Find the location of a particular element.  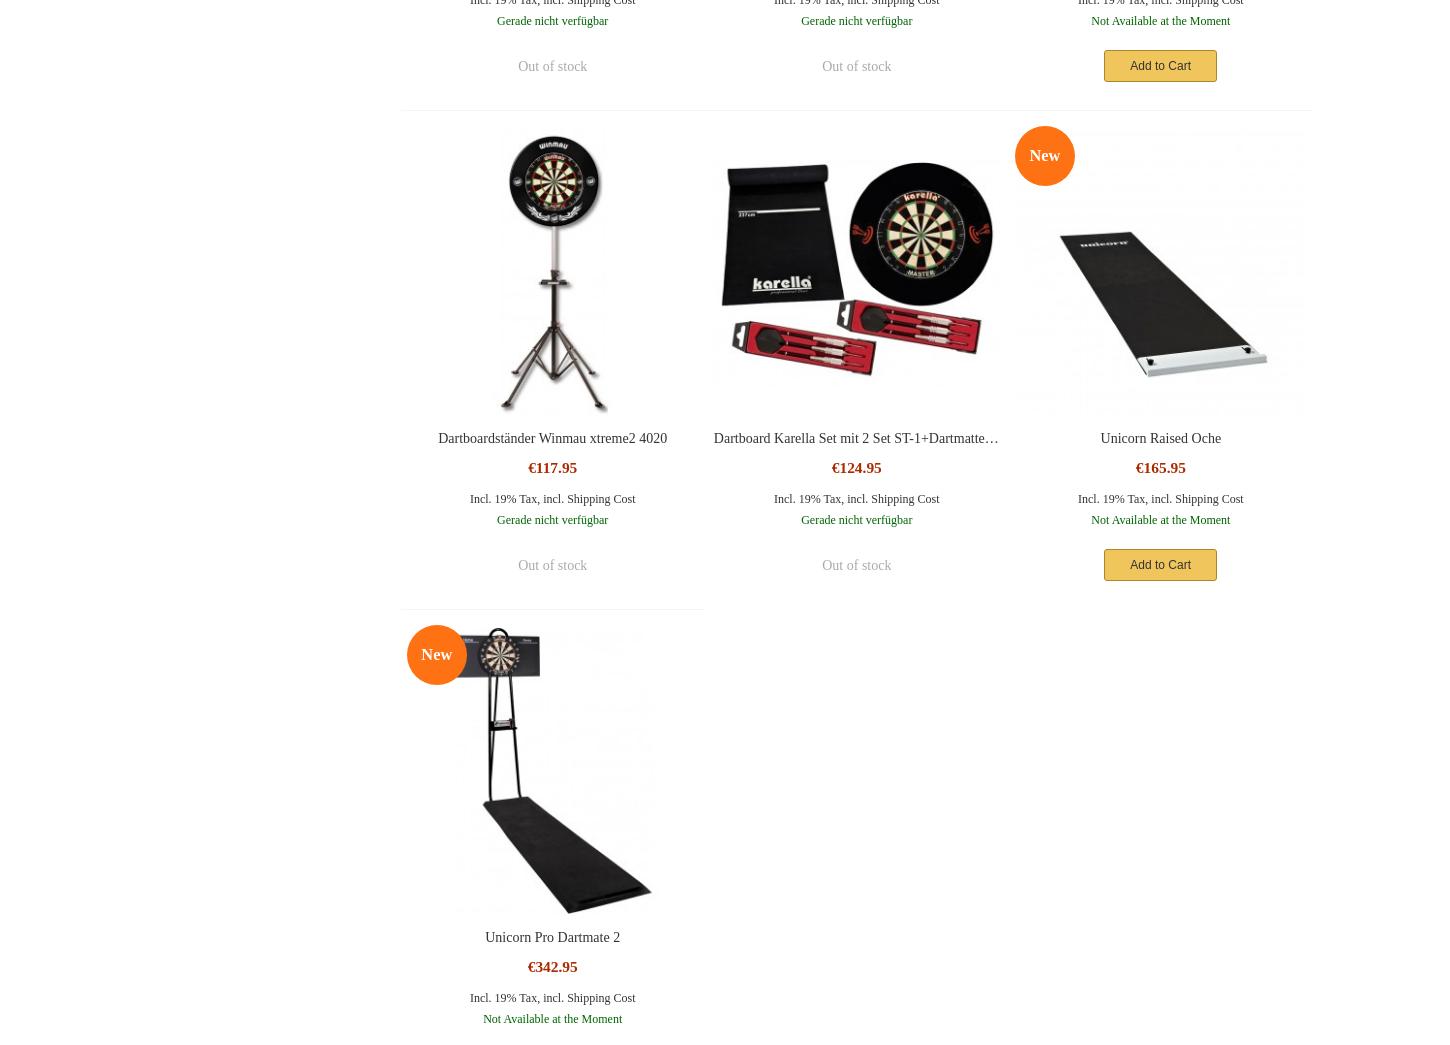

'Dartboardständer Winmau xtreme2  4020' is located at coordinates (552, 437).